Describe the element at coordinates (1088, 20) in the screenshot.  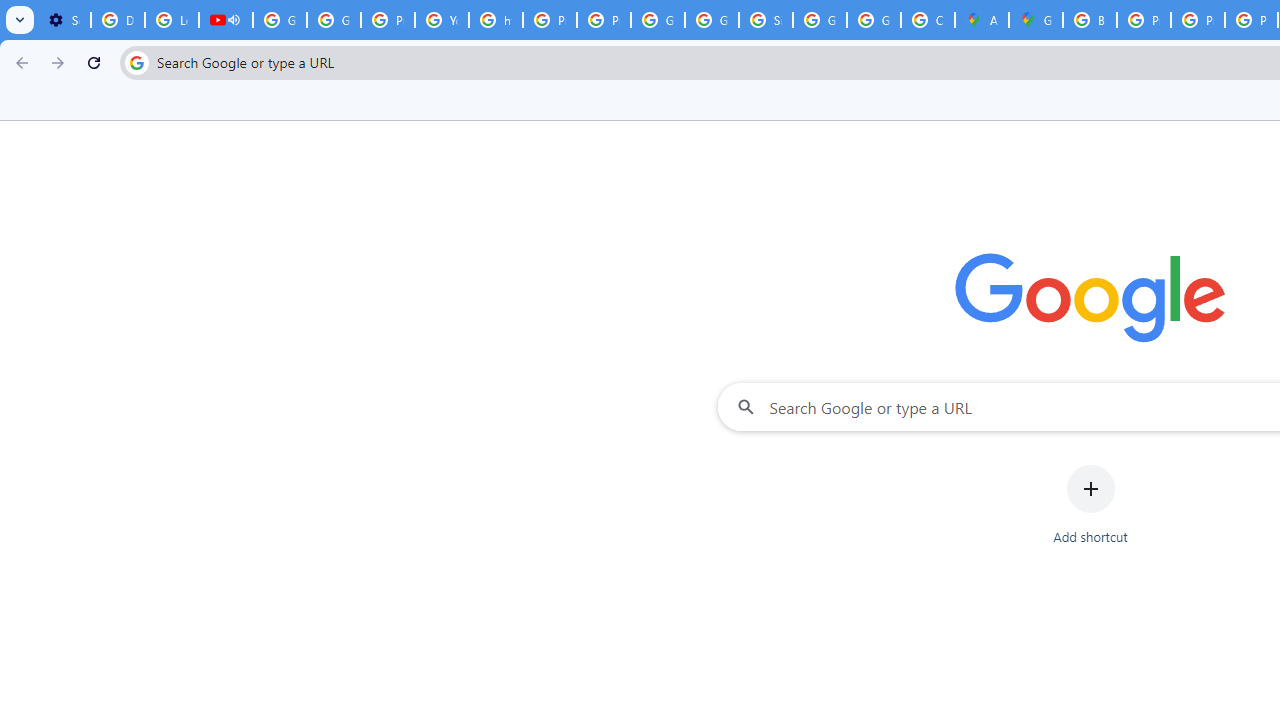
I see `'Blogger Policies and Guidelines - Transparency Center'` at that location.